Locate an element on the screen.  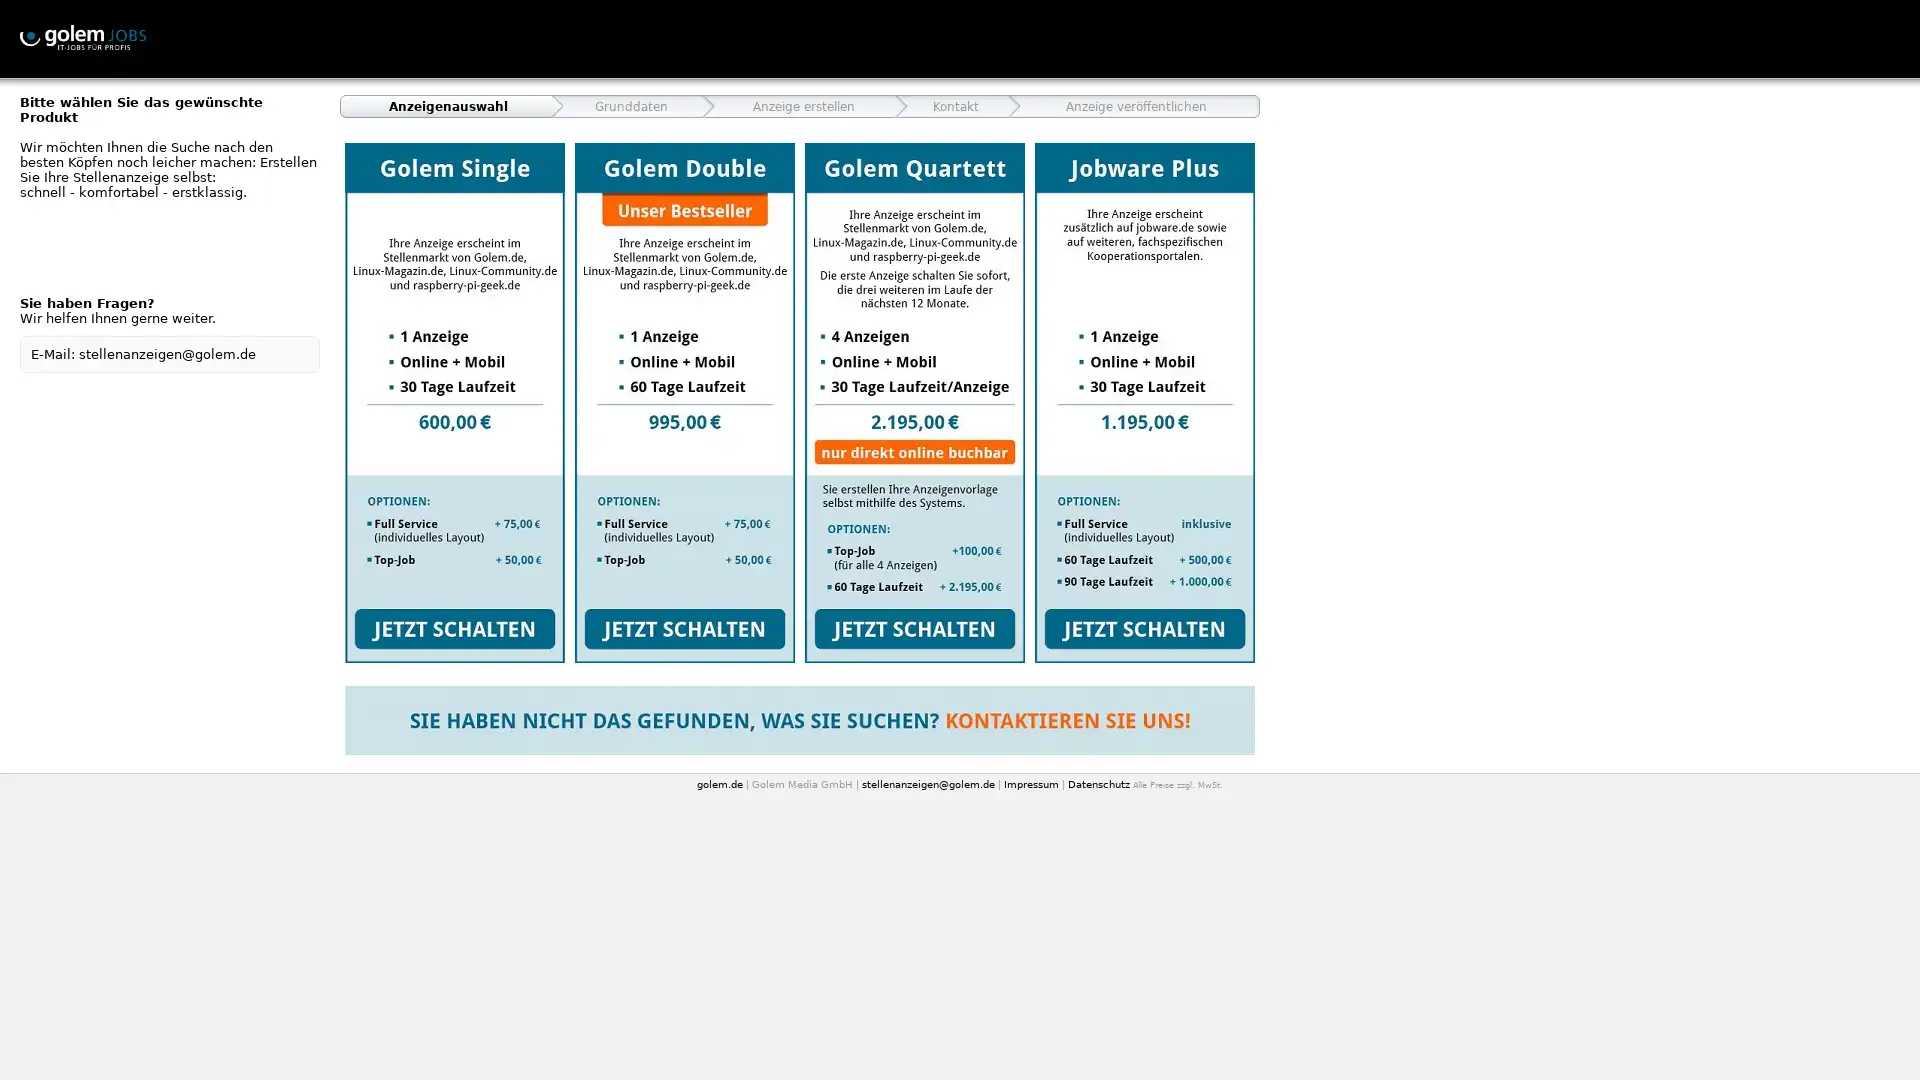
Submit is located at coordinates (914, 402).